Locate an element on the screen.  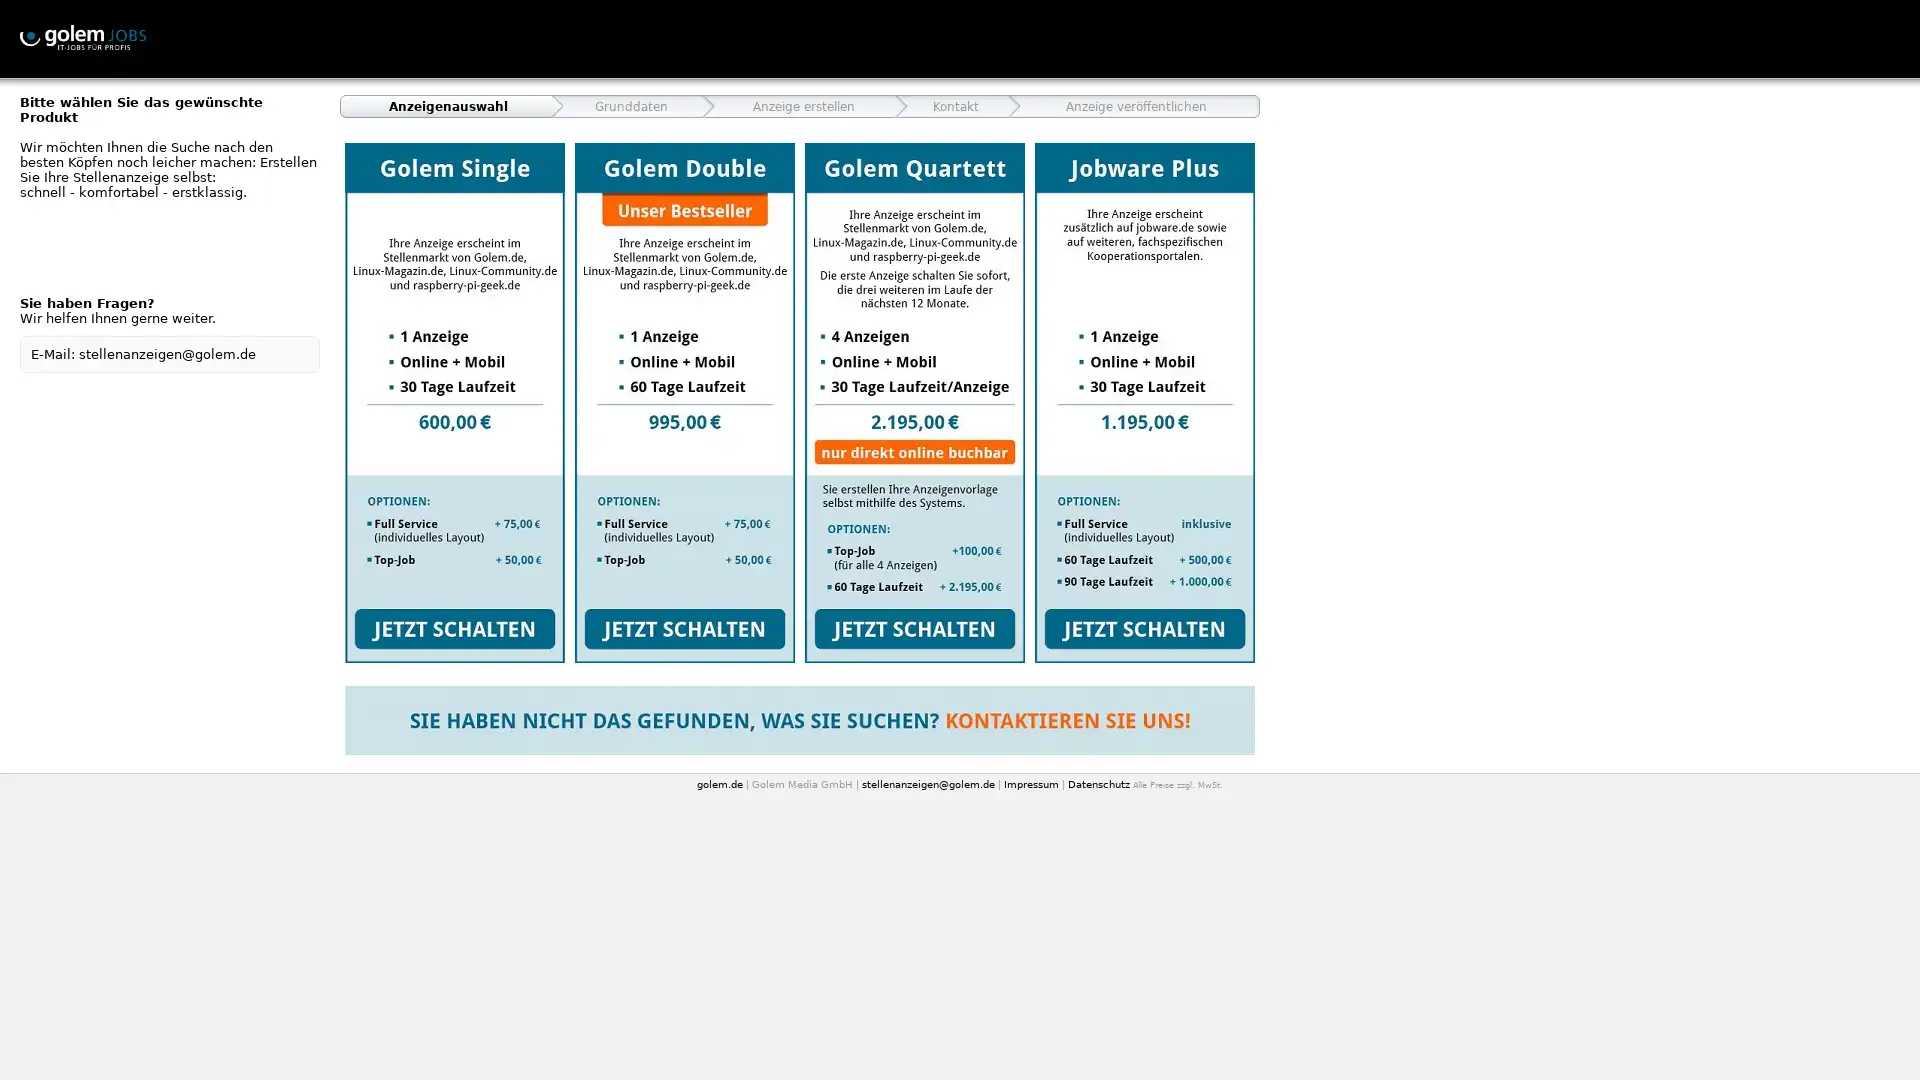
Submit is located at coordinates (914, 402).